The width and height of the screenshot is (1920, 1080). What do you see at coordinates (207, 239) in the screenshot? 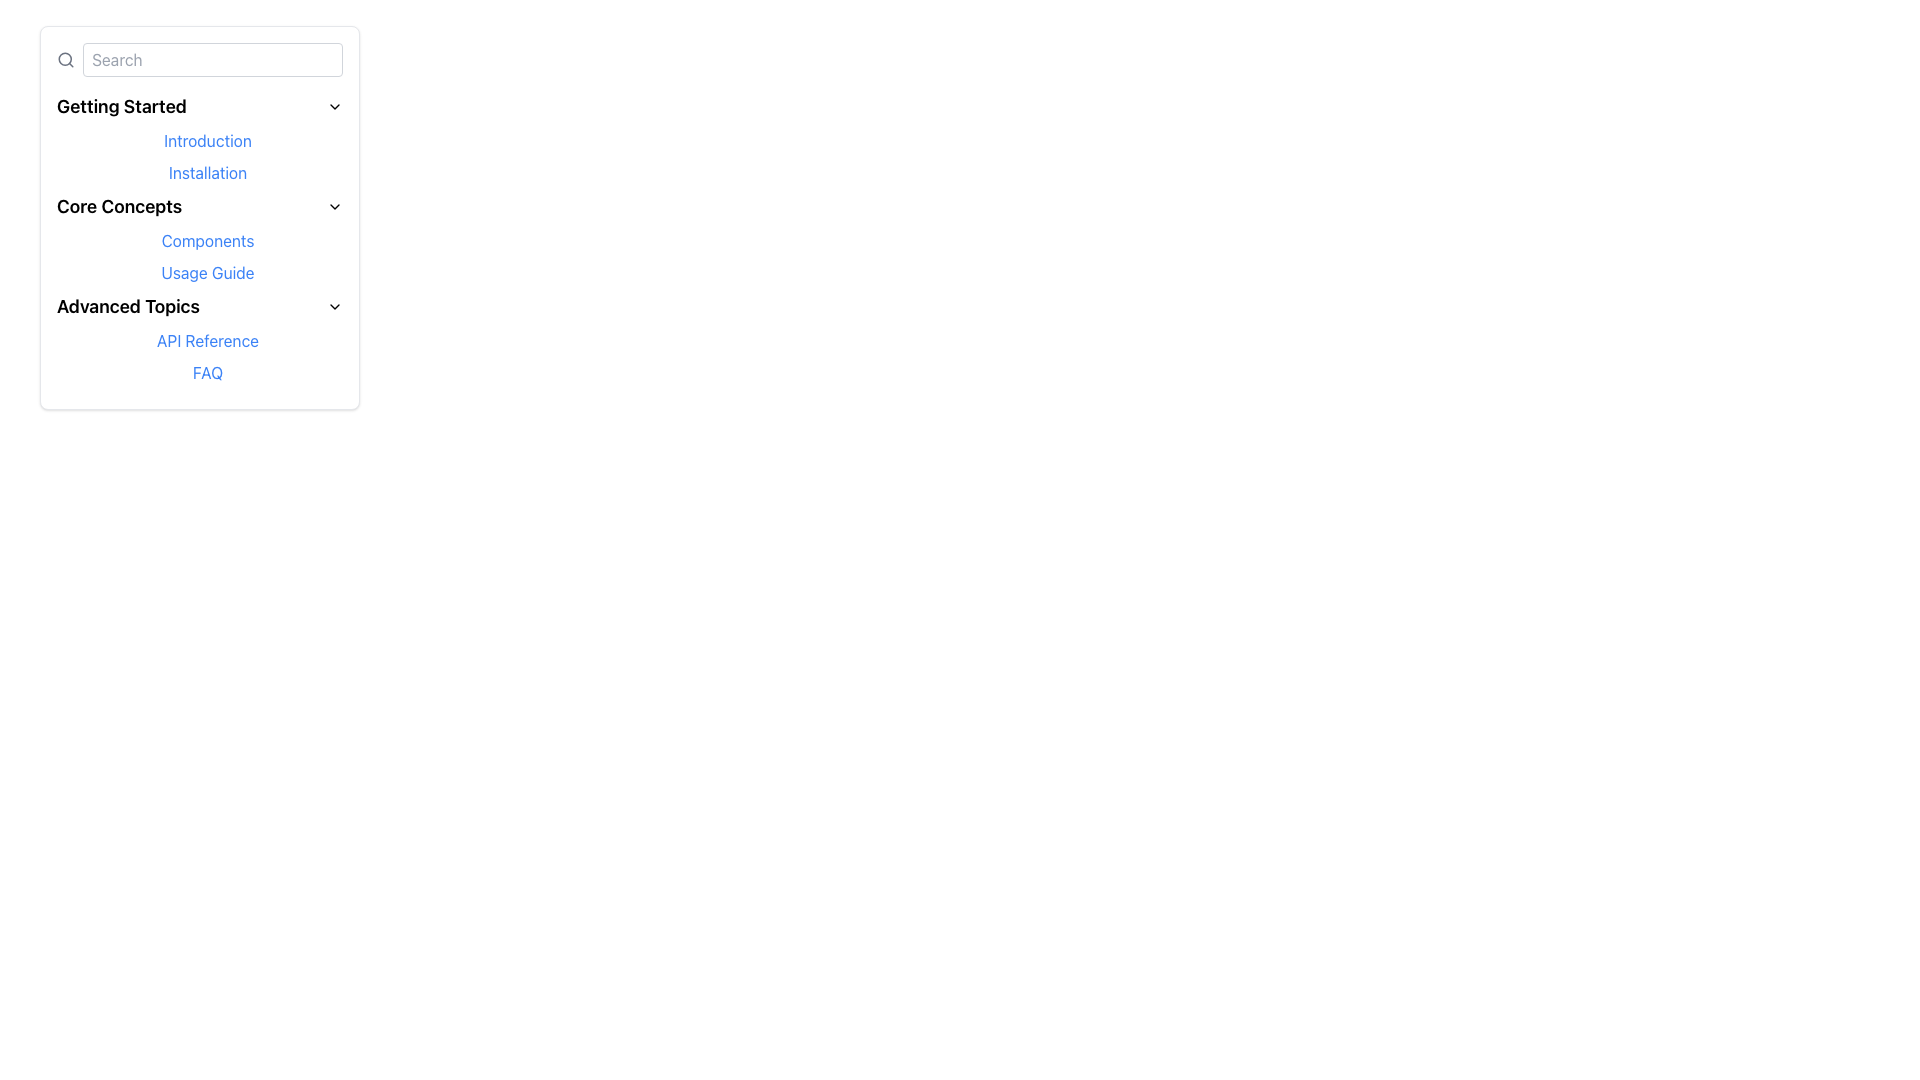
I see `the blue-colored, underlined text hyperlink labeled 'Components' located in the 'Core Concepts' section of the vertical sidebar` at bounding box center [207, 239].